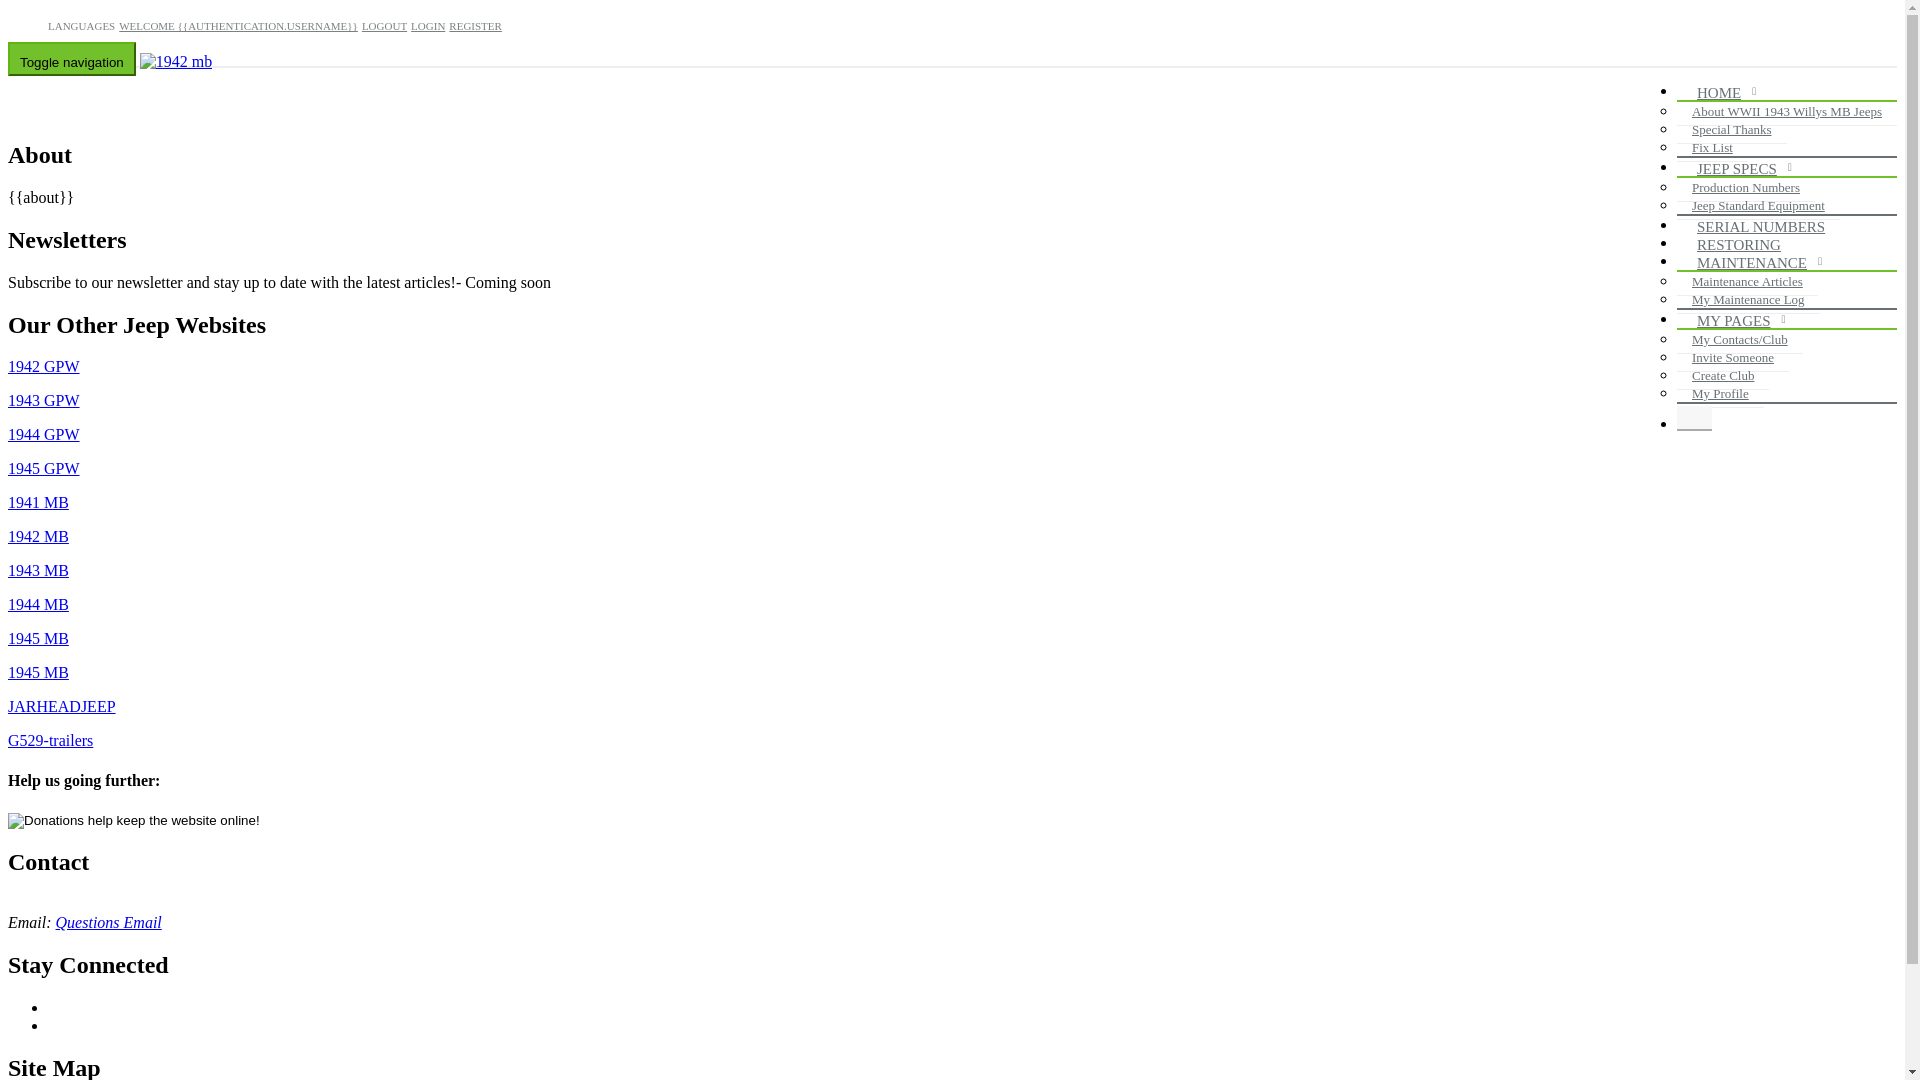  I want to click on 'JARHEADJEEP', so click(8, 705).